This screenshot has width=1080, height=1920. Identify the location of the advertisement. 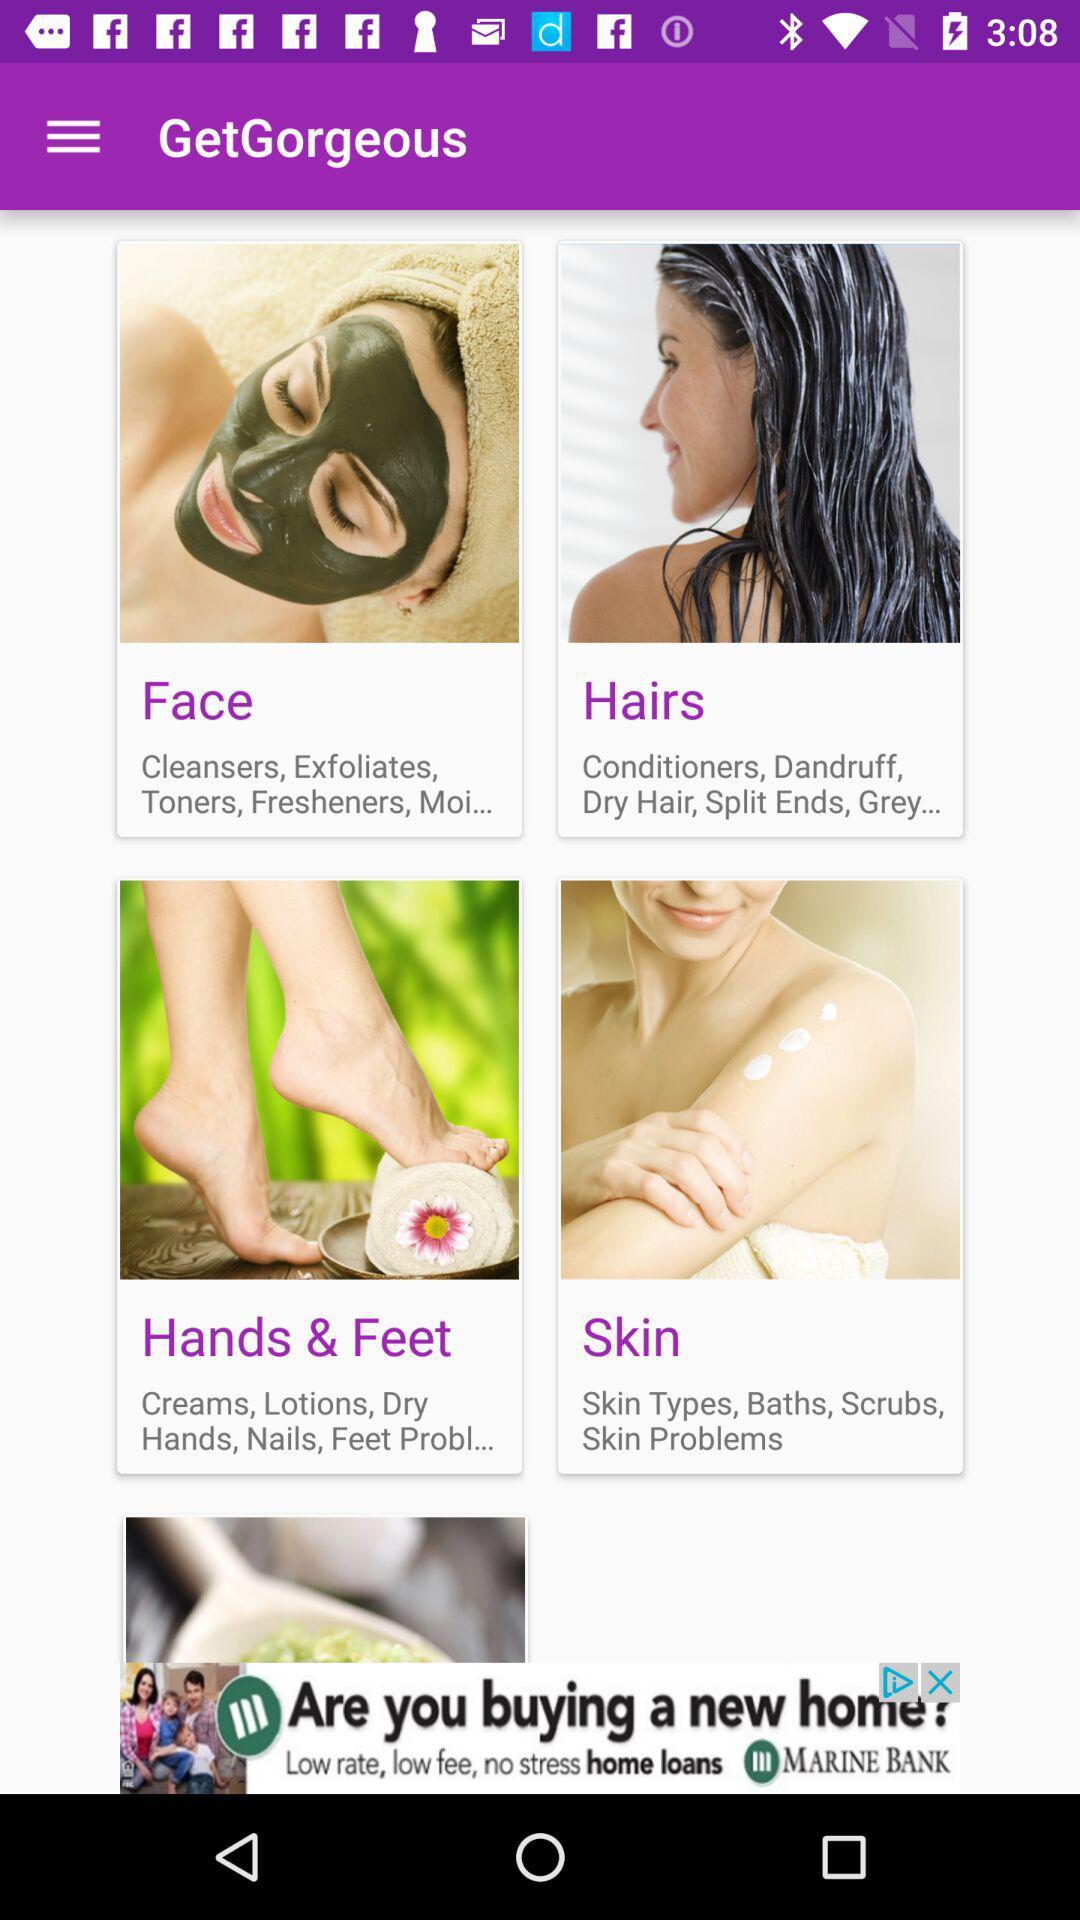
(540, 1727).